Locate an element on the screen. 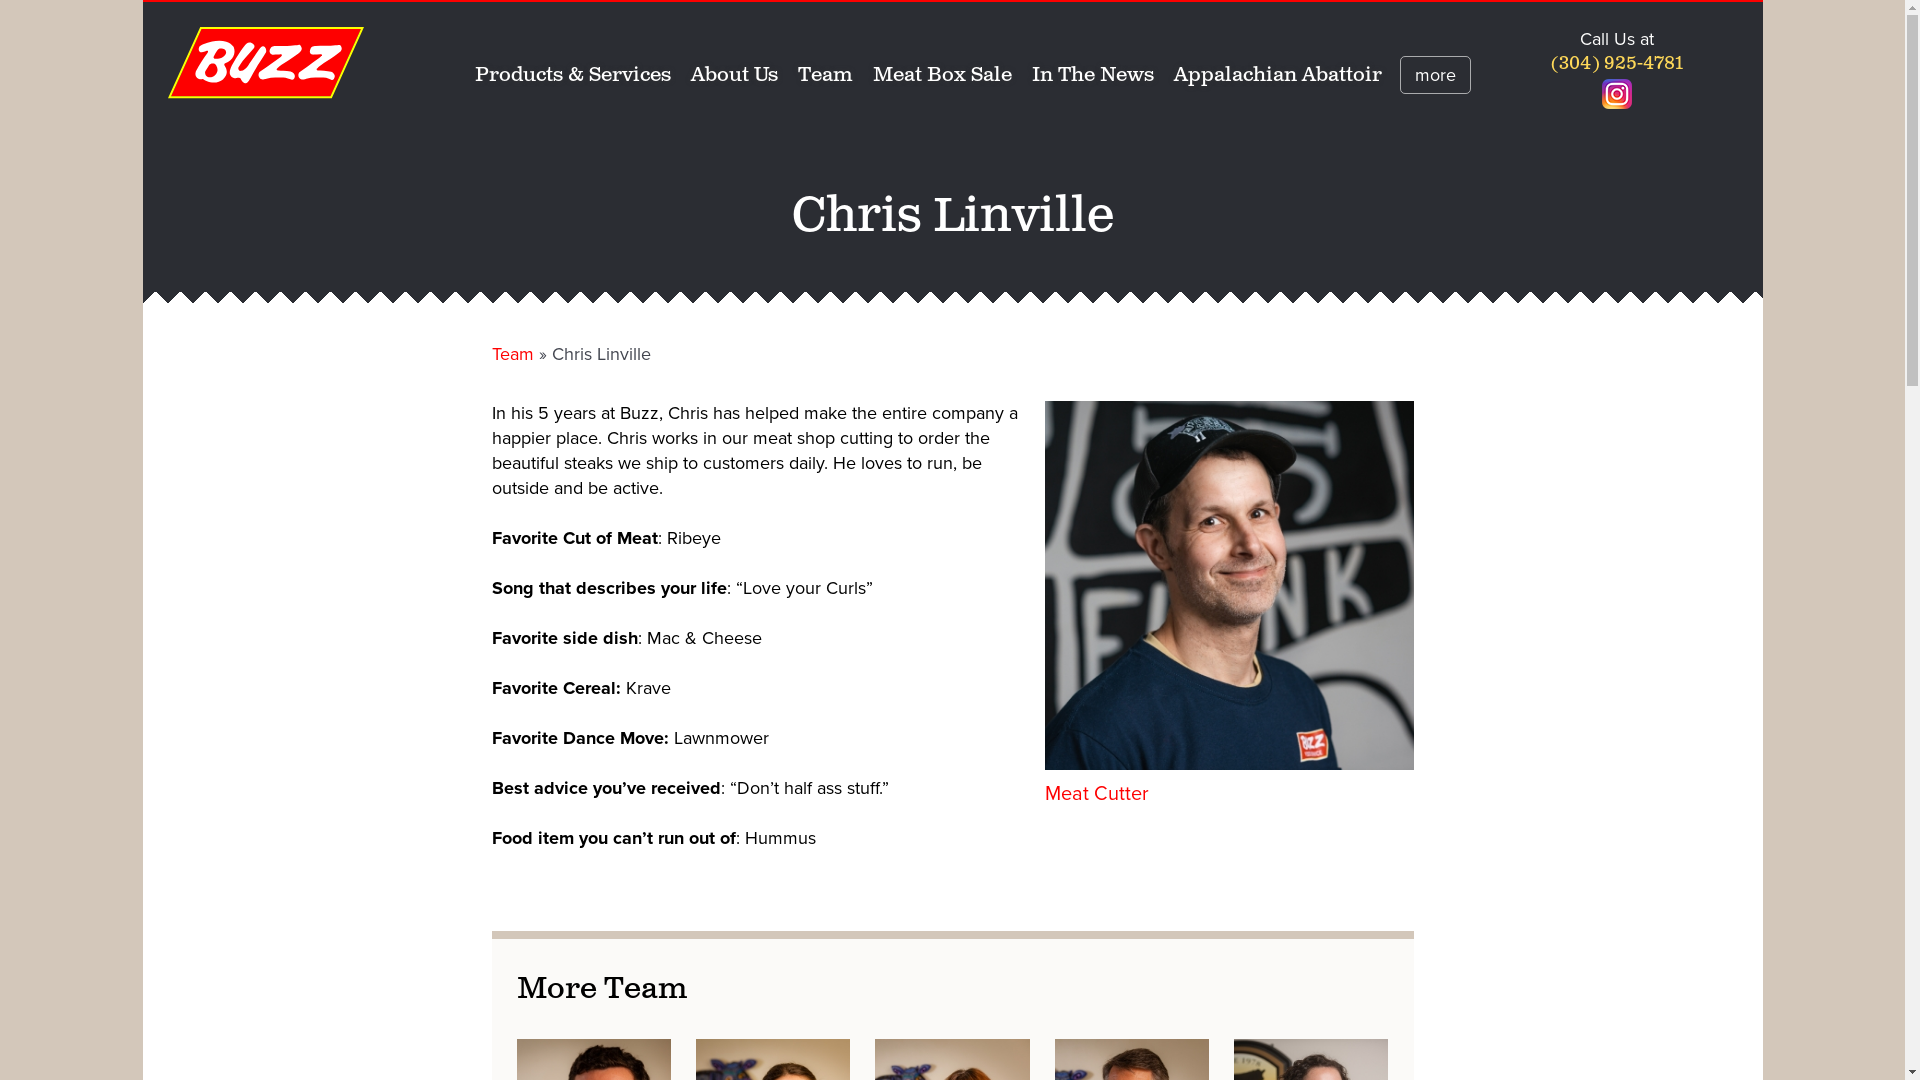  '(304) 925-4781' is located at coordinates (1549, 63).